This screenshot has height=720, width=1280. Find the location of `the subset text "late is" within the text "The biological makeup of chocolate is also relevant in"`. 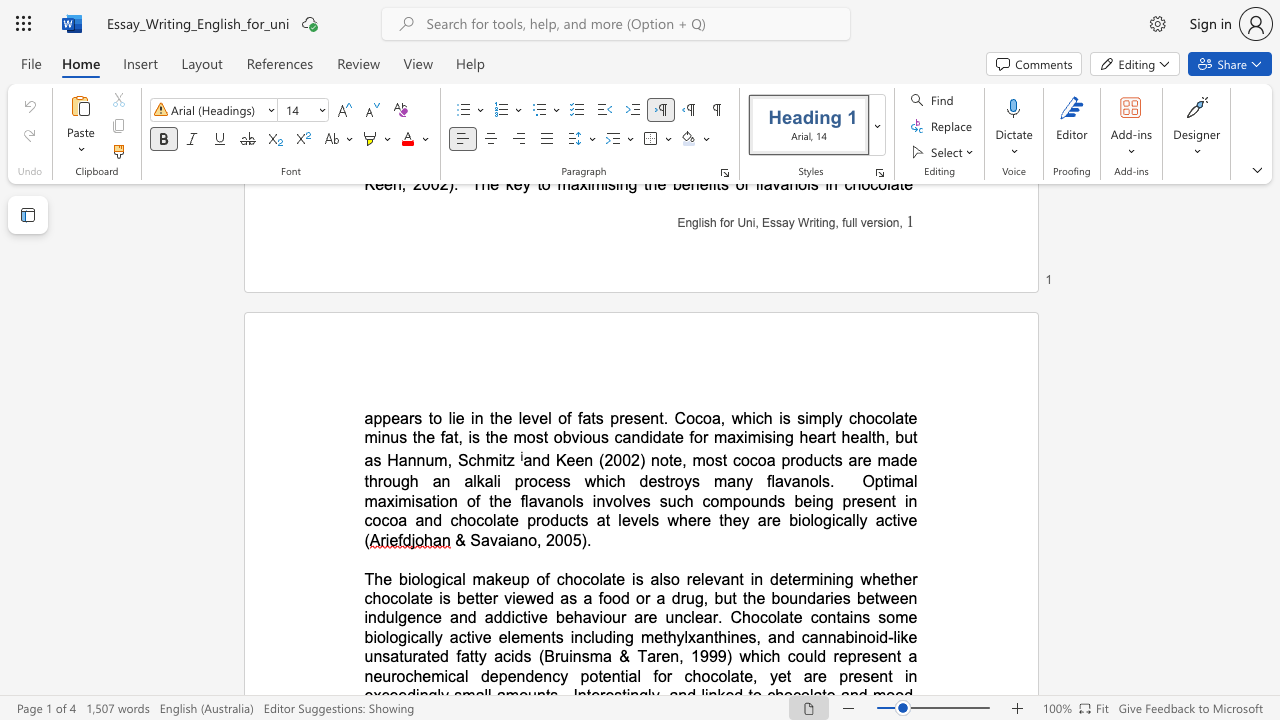

the subset text "late is" within the text "The biological makeup of chocolate is also relevant in" is located at coordinates (598, 579).